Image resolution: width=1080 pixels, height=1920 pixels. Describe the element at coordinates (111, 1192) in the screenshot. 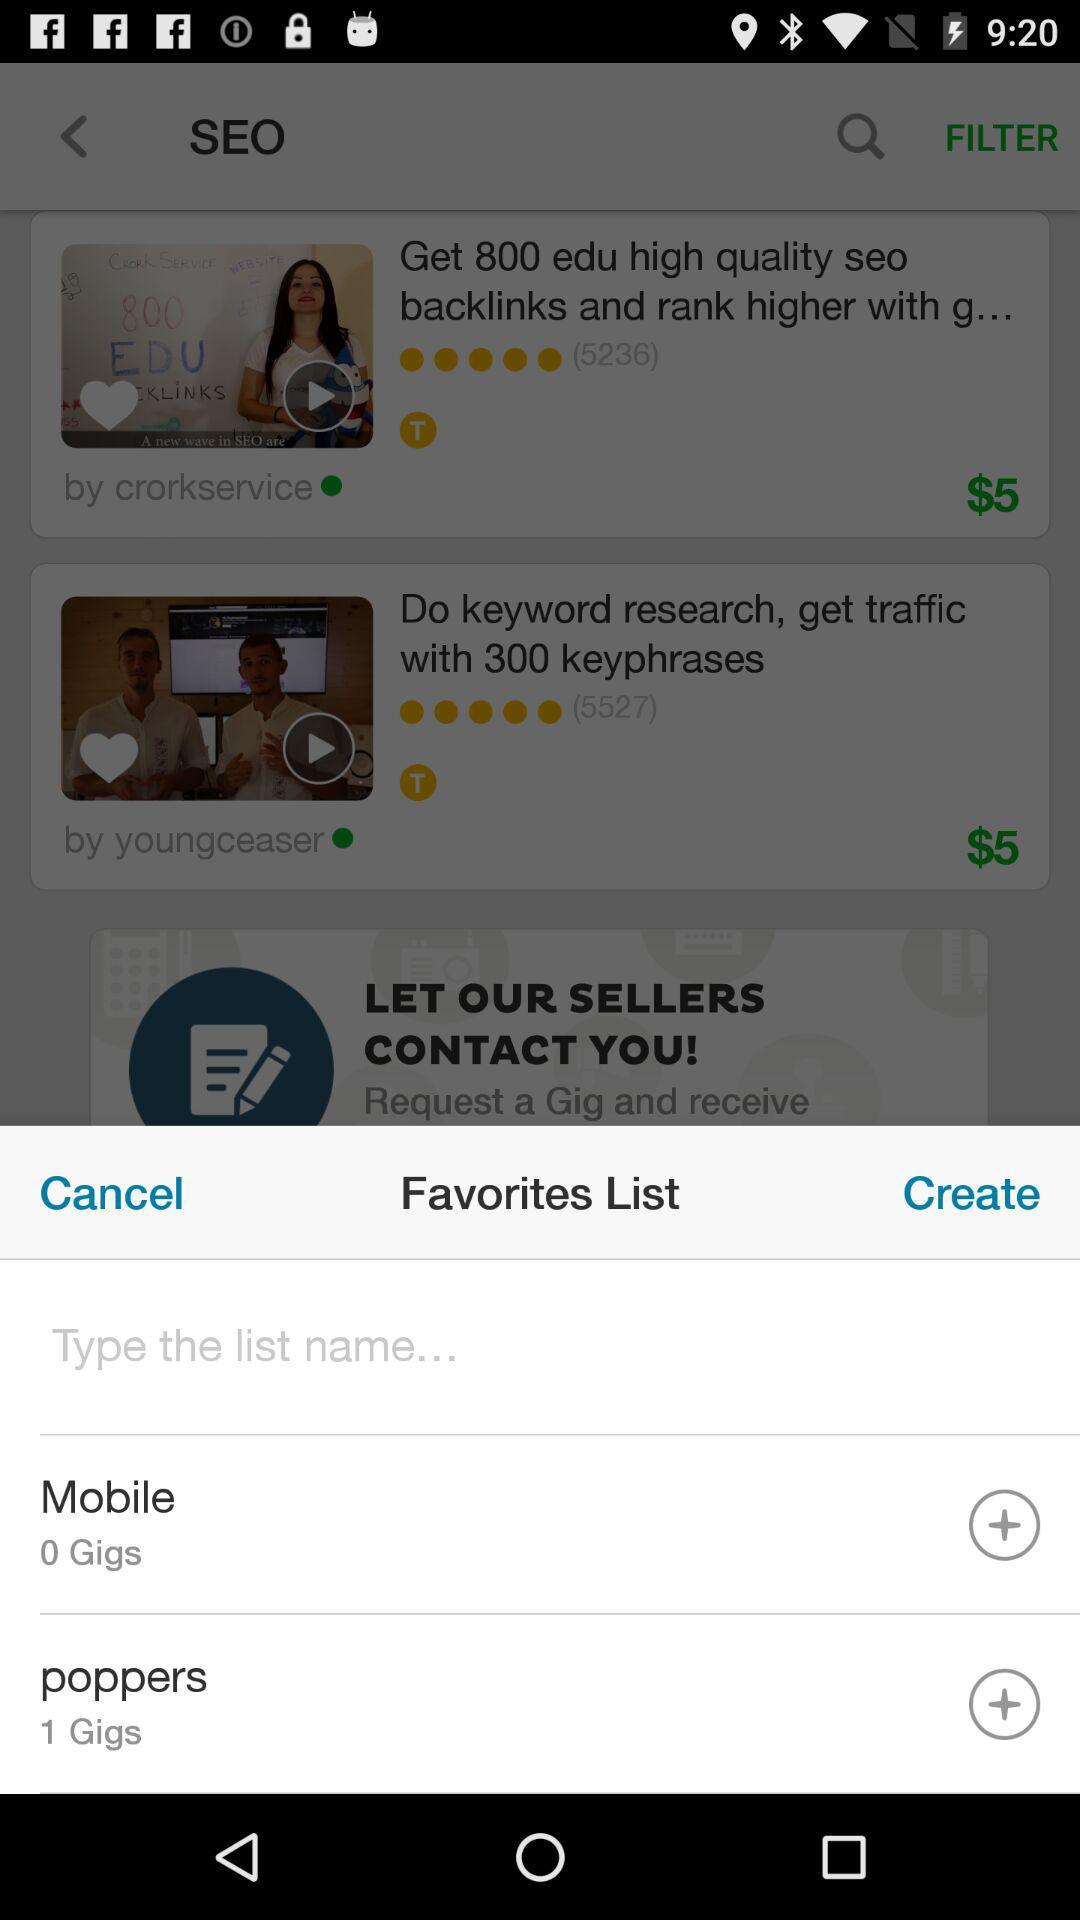

I see `item to the left of the favorites list icon` at that location.